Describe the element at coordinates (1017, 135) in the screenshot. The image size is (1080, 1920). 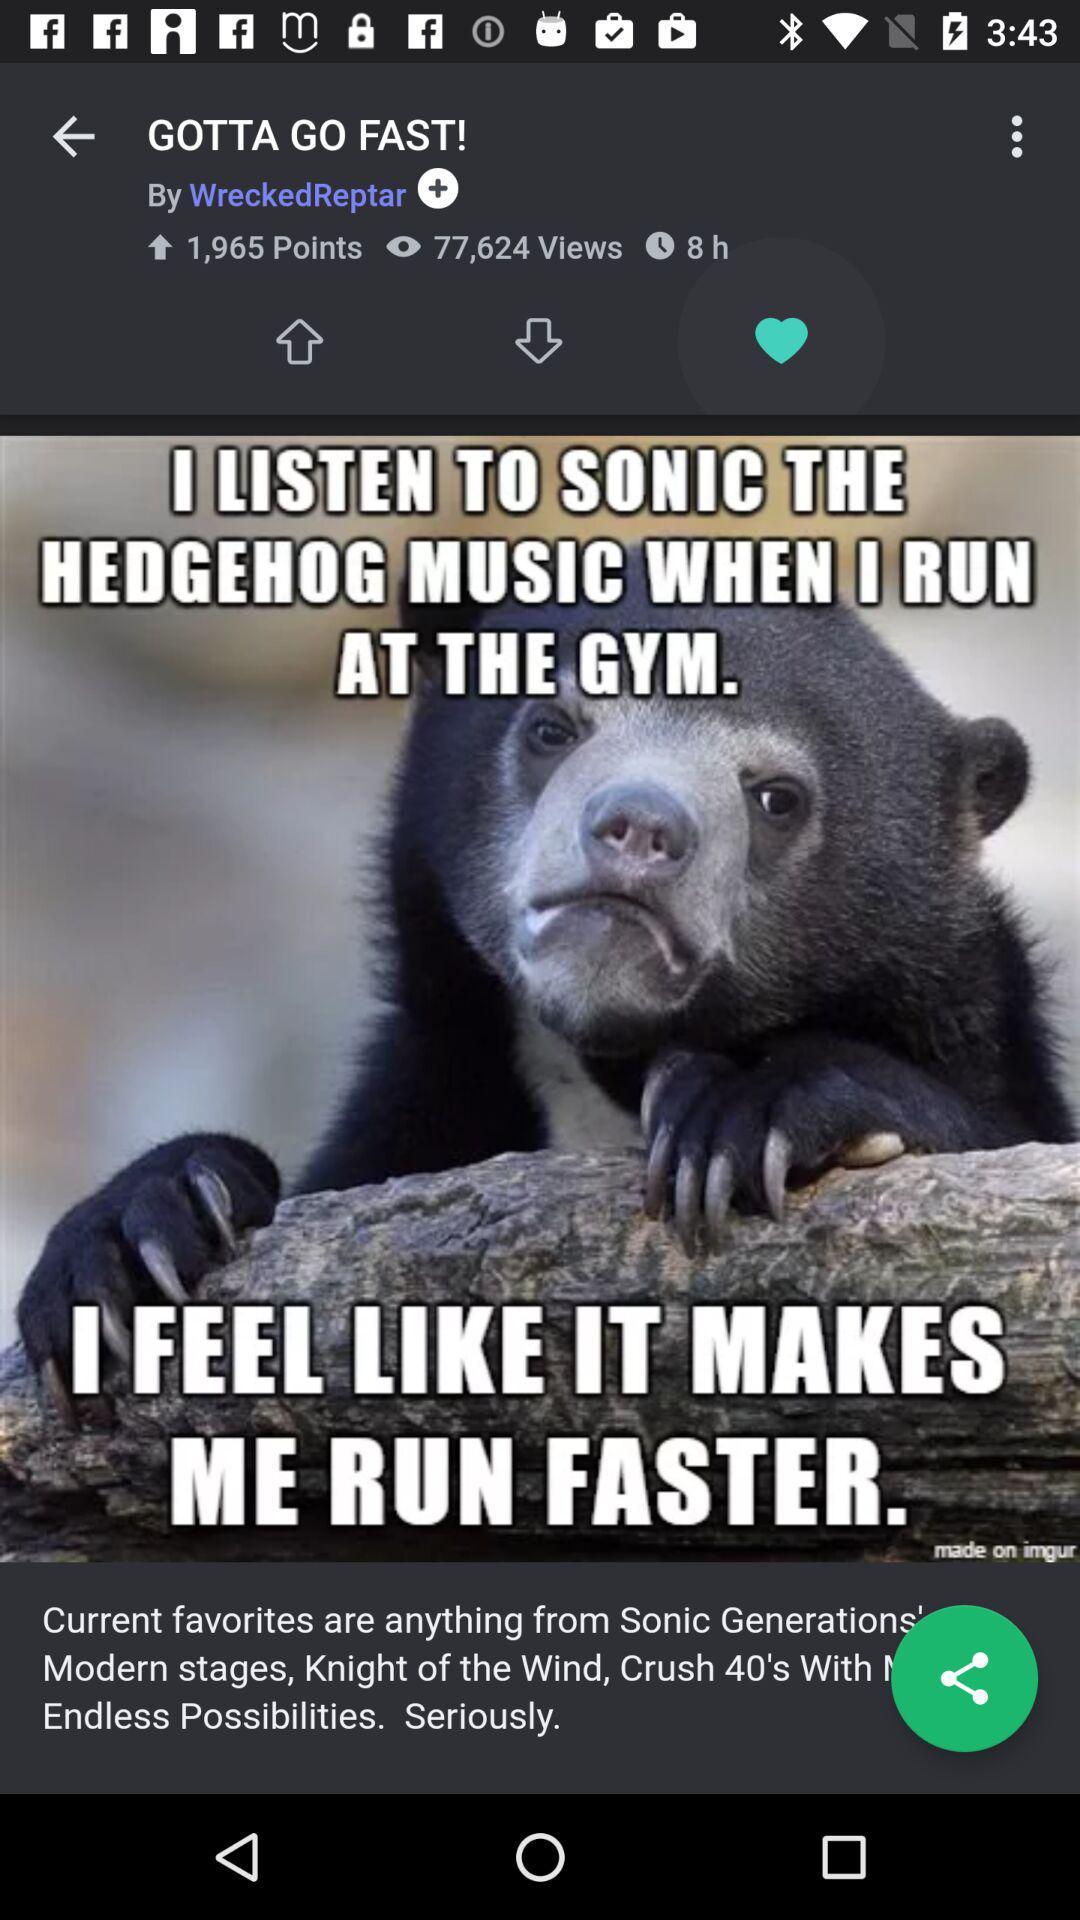
I see `icon next to 8 h item` at that location.